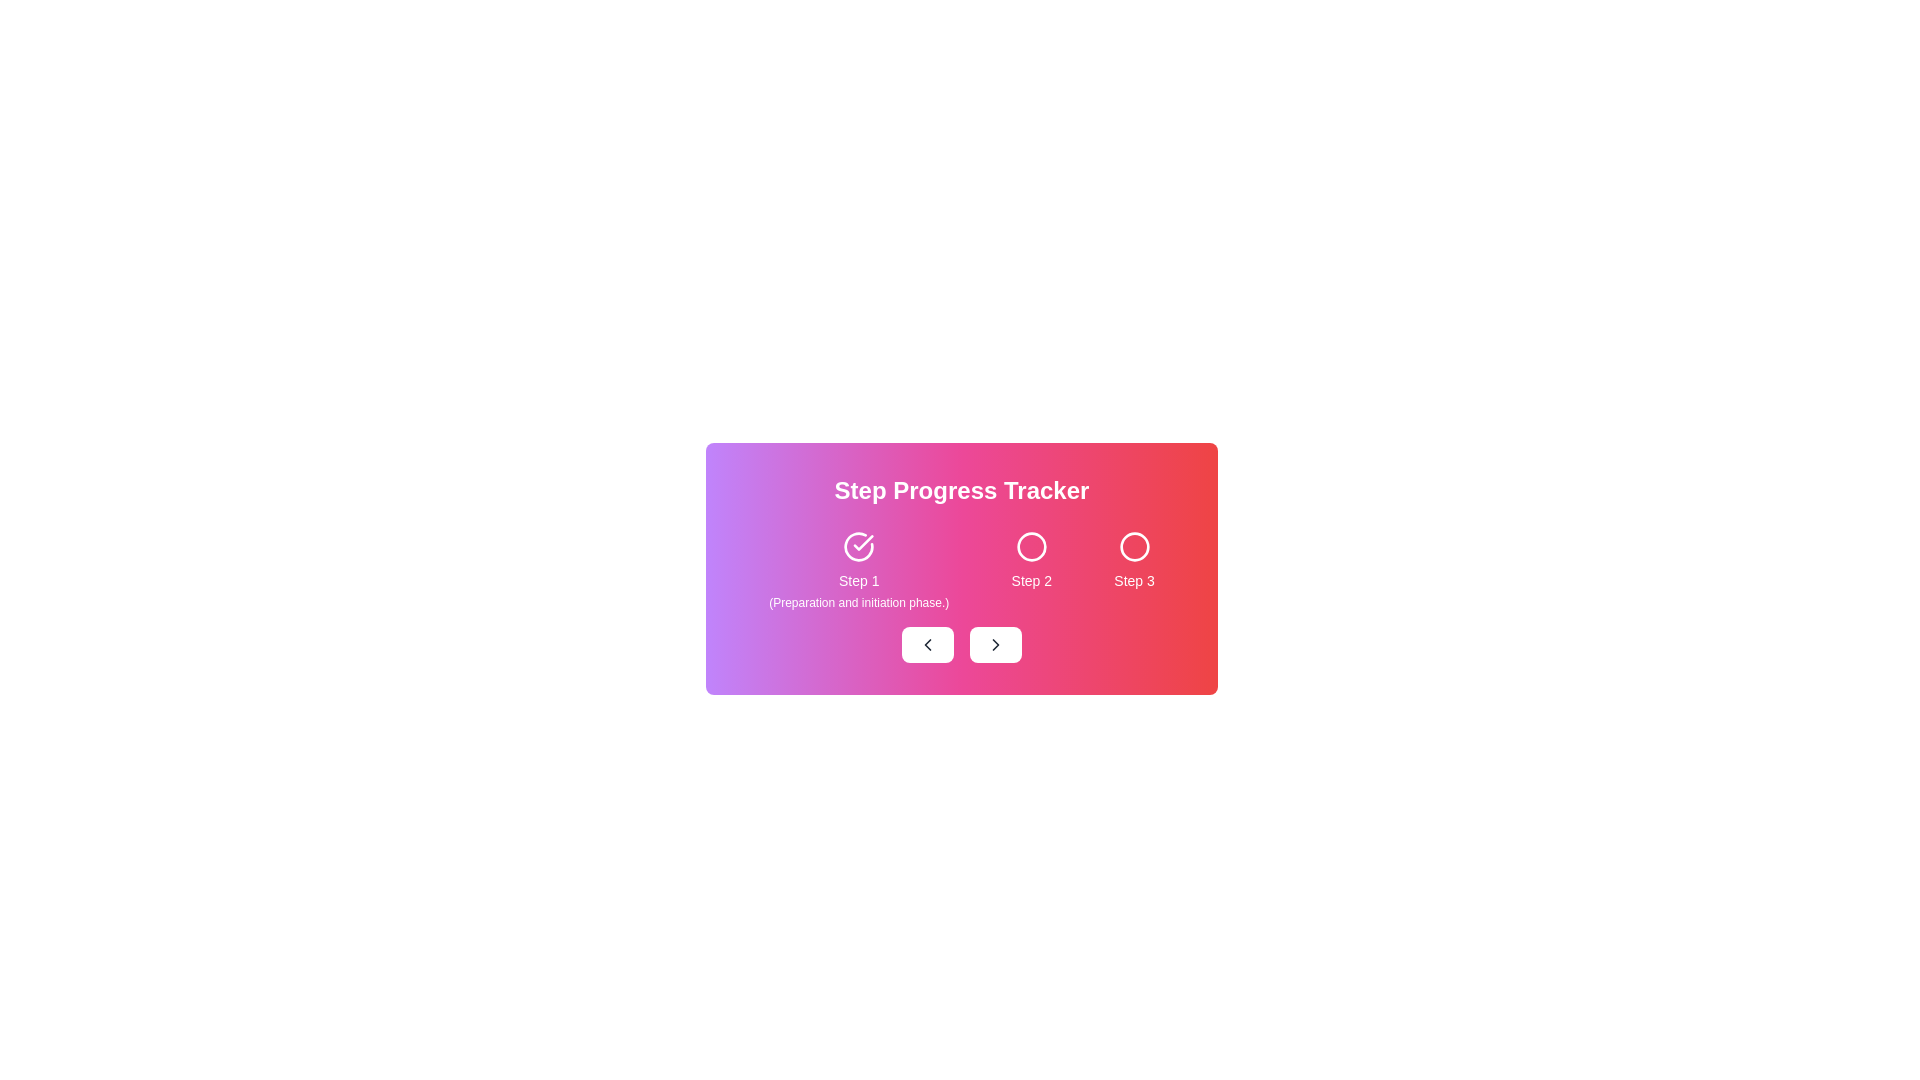 This screenshot has height=1080, width=1920. I want to click on the navigation button located at the bottom center of the interface, positioned to the right of a similar button with a left-facing chevron icon, to observe its hover effects, so click(996, 644).